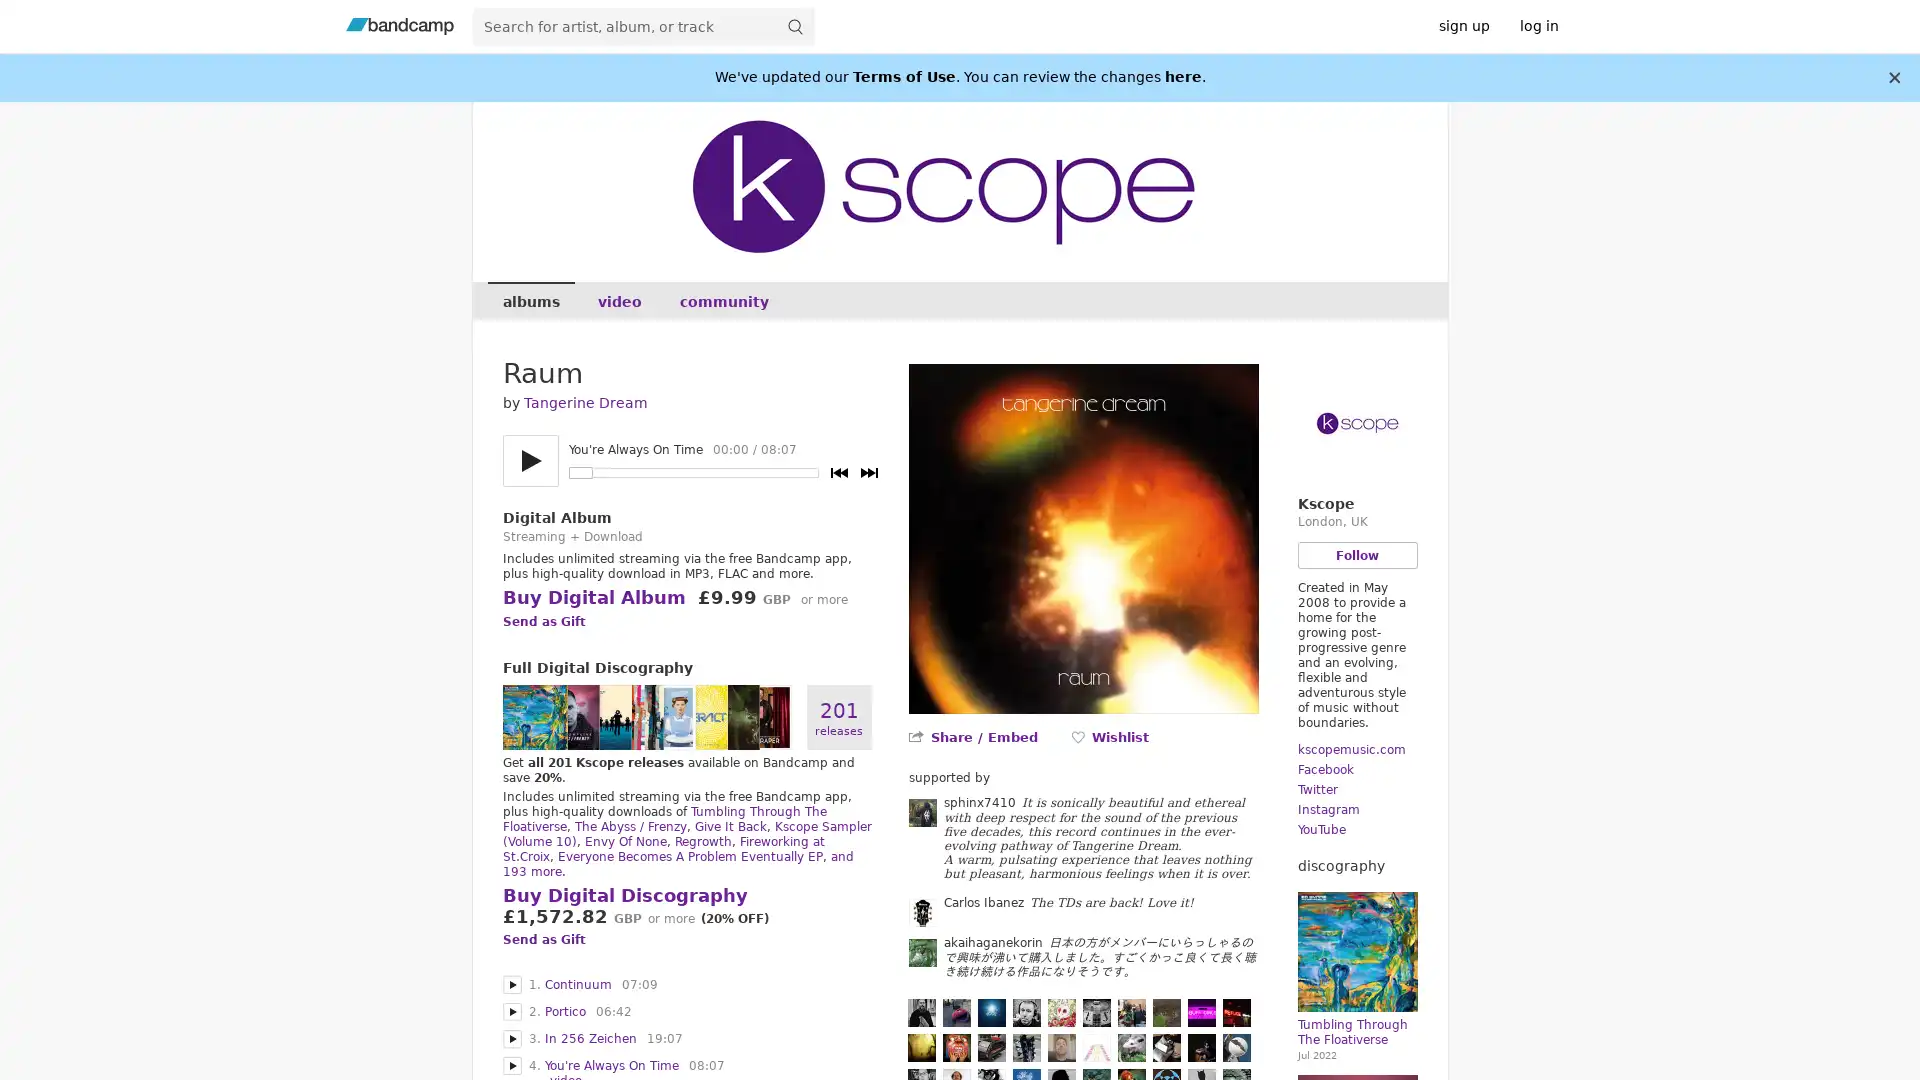  Describe the element at coordinates (794, 26) in the screenshot. I see `submit for full search page` at that location.